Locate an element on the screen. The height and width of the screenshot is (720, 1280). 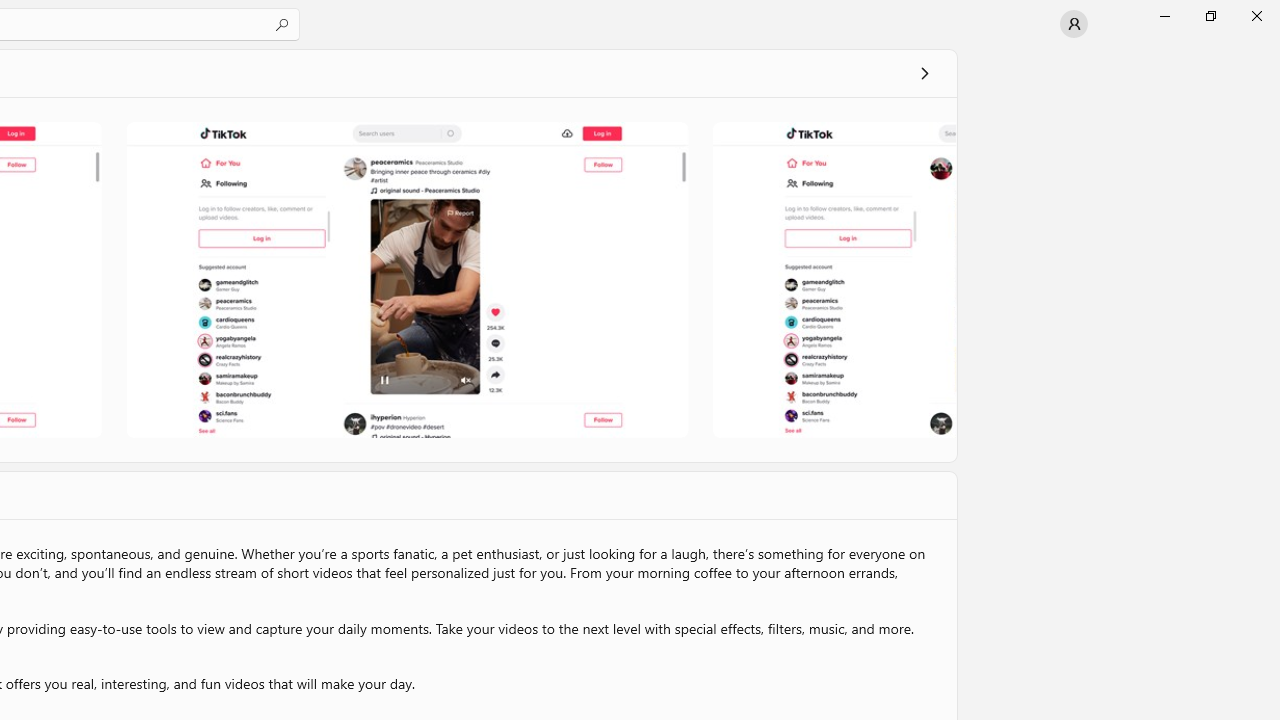
'Restore Microsoft Store' is located at coordinates (1209, 15).